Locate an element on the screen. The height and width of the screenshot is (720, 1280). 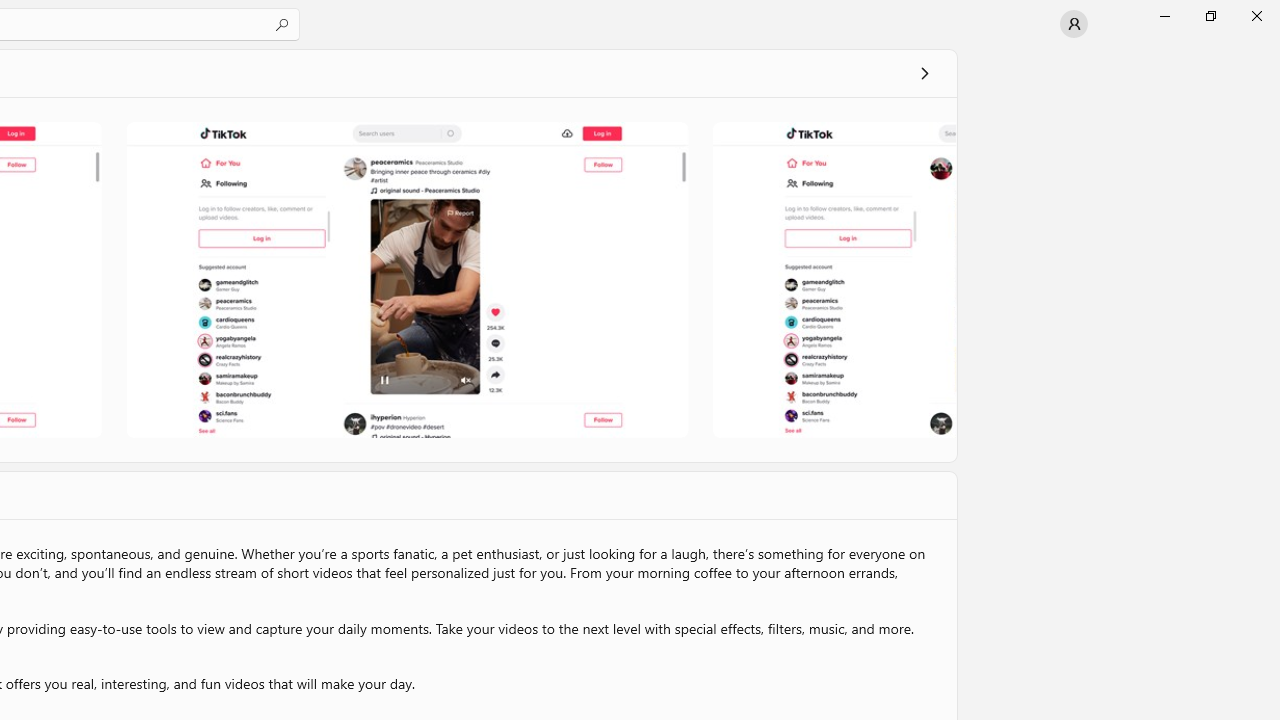
'Restore Microsoft Store' is located at coordinates (1209, 15).